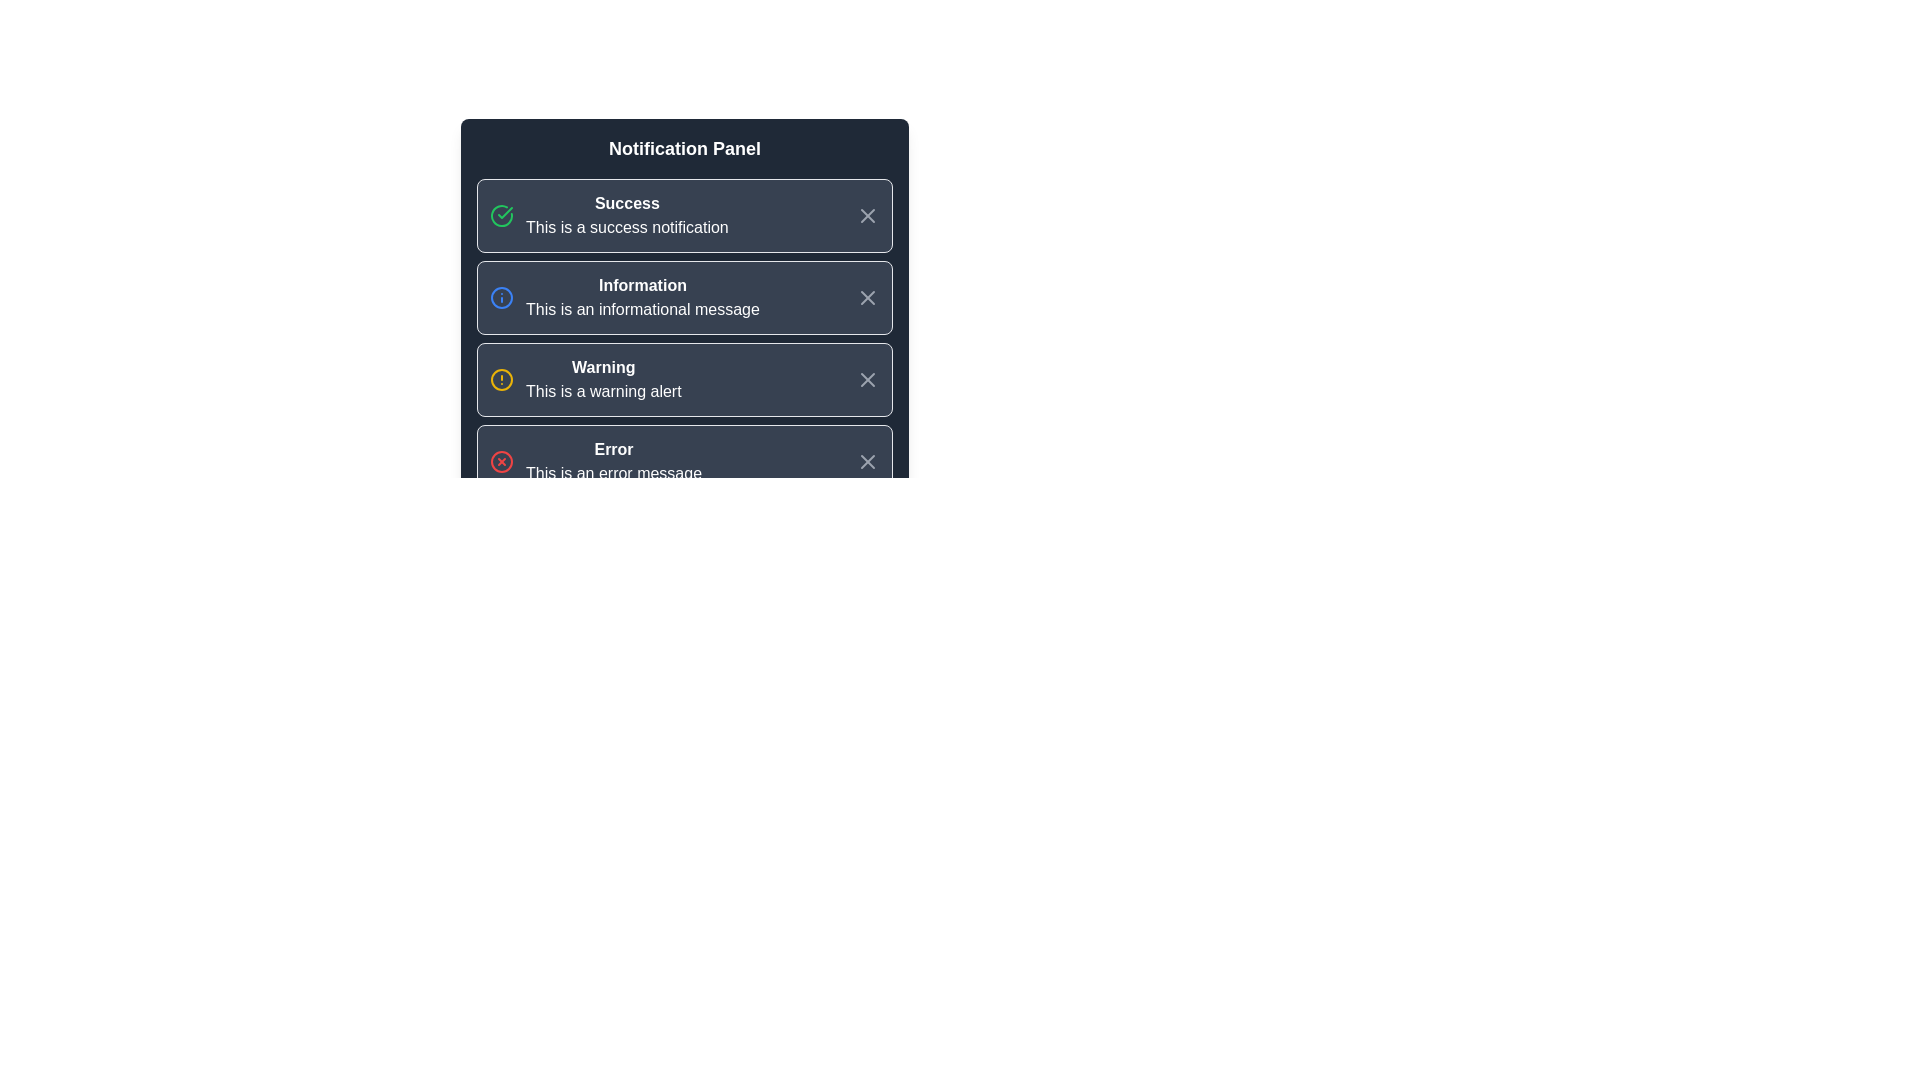 This screenshot has height=1080, width=1920. I want to click on the Notification block that contains the blue circular icon with an 'i' and the bold text 'Information', which is located second from the top in the Notification Panel, so click(623, 297).